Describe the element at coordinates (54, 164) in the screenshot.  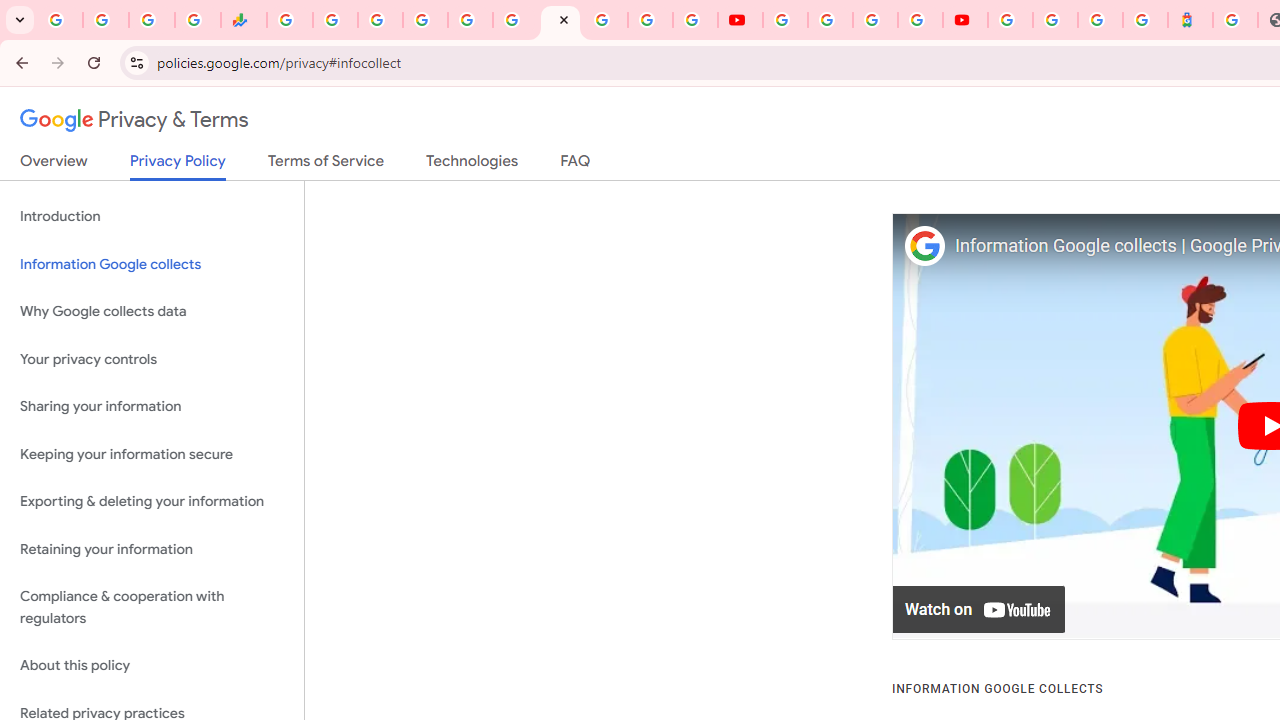
I see `'Overview'` at that location.